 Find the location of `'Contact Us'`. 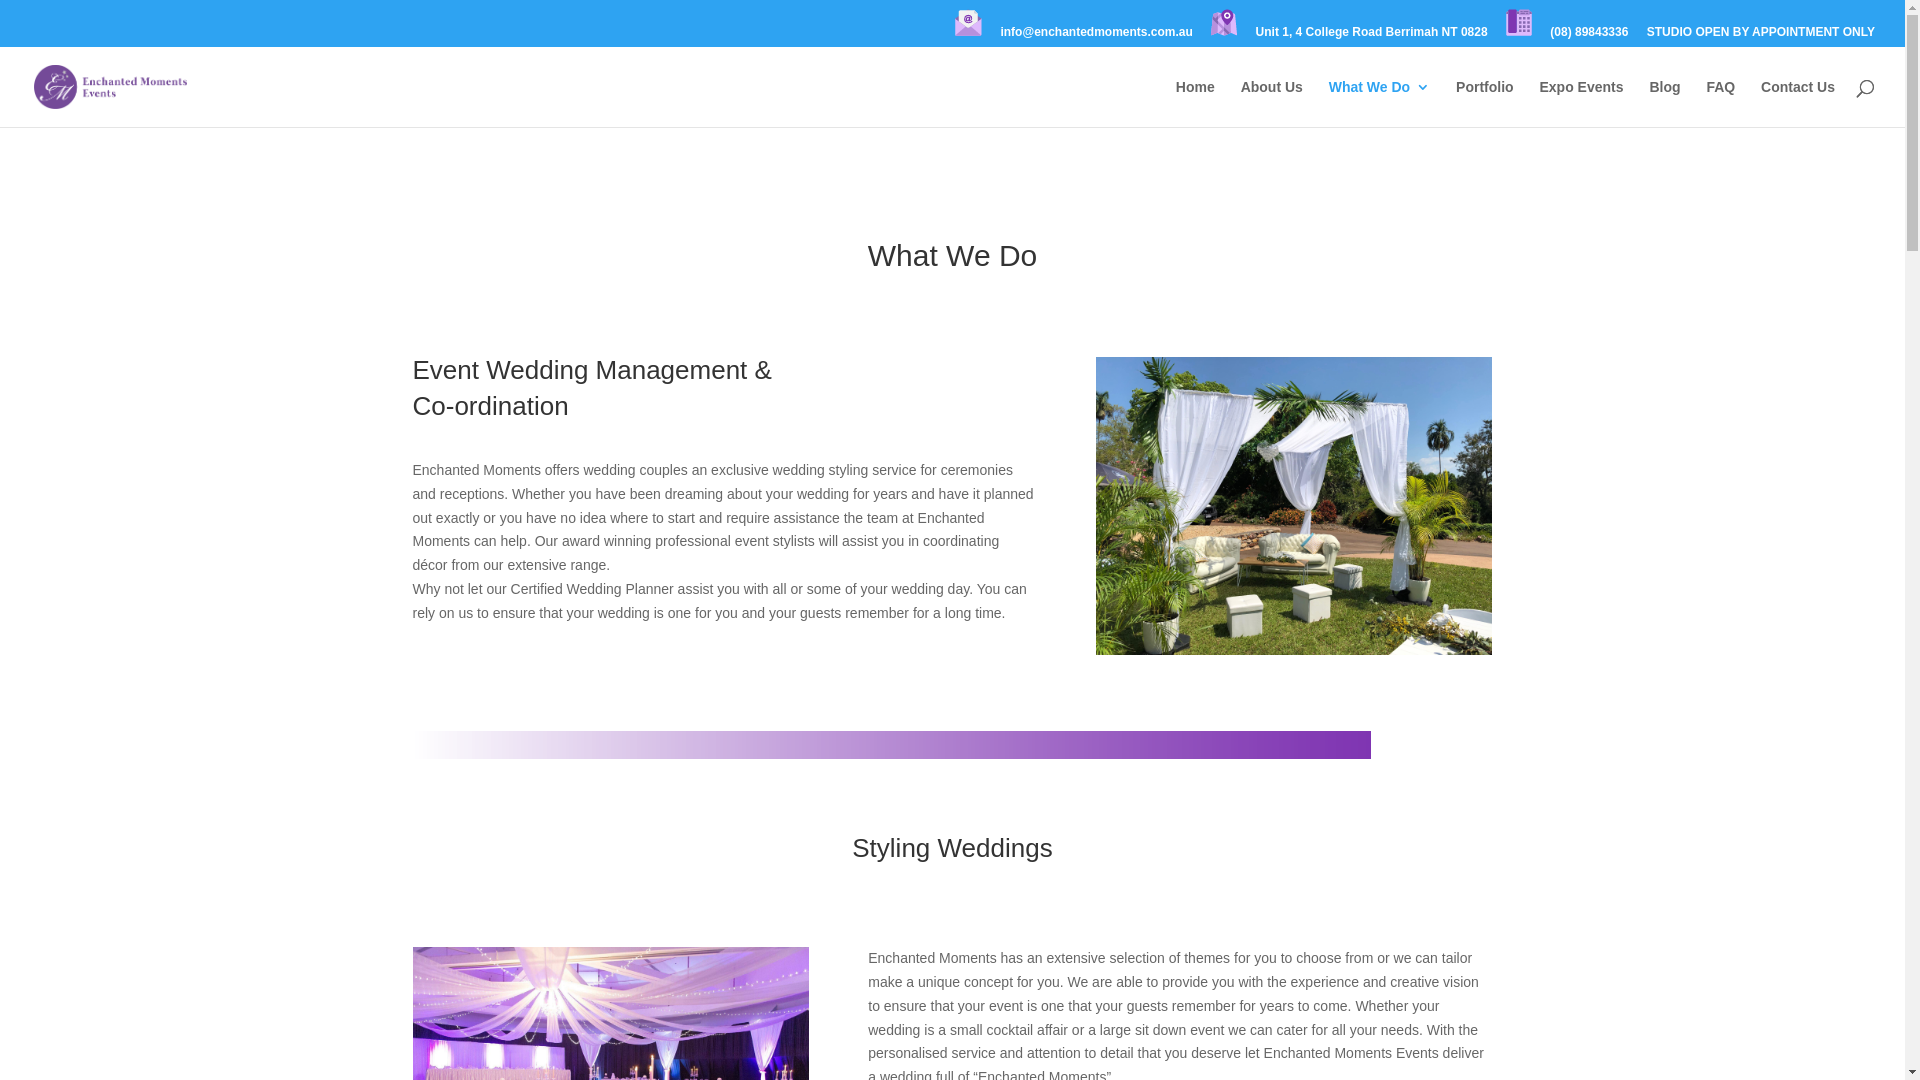

'Contact Us' is located at coordinates (1798, 103).